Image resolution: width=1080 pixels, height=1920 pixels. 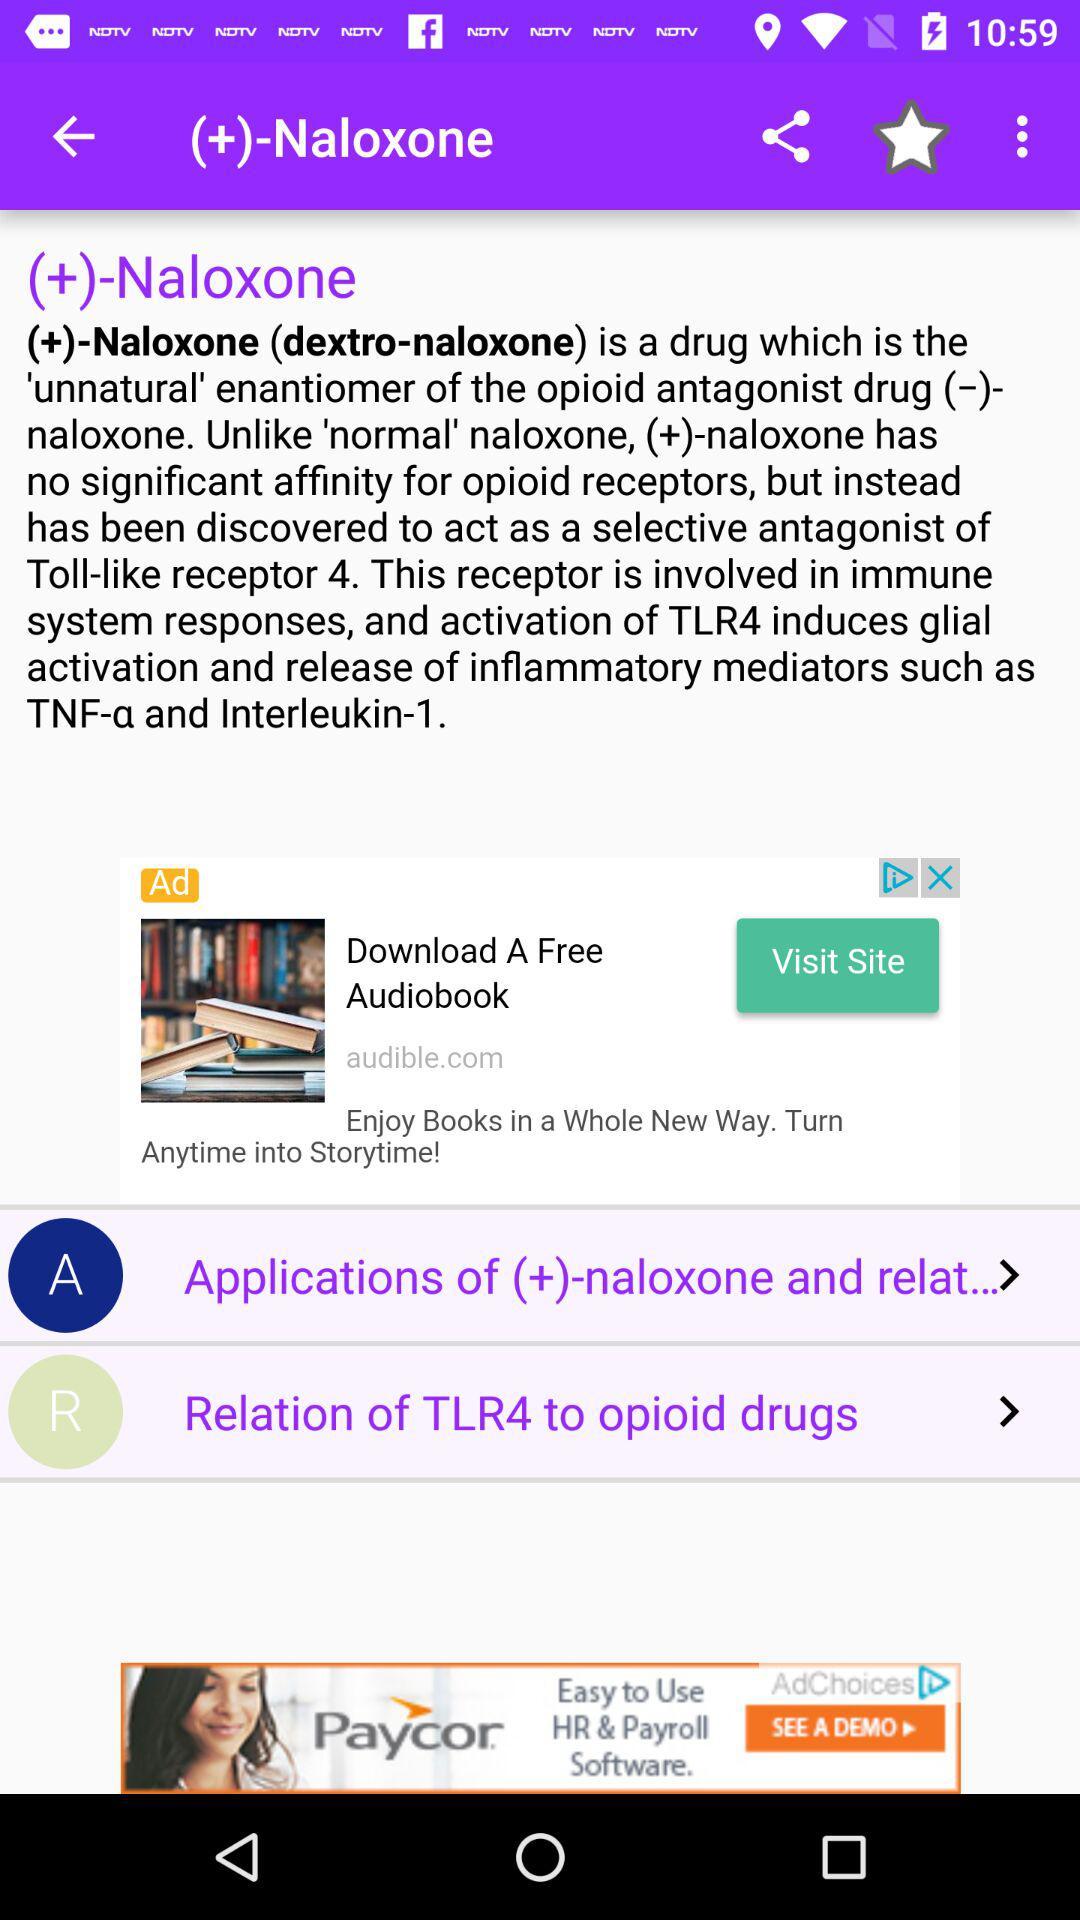 What do you see at coordinates (540, 1727) in the screenshot?
I see `open advertisement` at bounding box center [540, 1727].